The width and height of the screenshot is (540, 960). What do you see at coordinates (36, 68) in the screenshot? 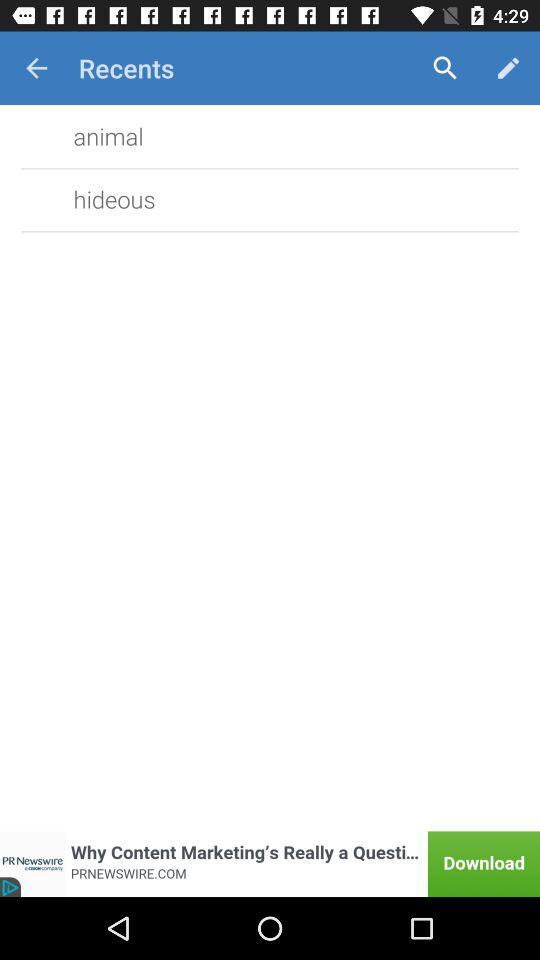
I see `the app next to the recents item` at bounding box center [36, 68].